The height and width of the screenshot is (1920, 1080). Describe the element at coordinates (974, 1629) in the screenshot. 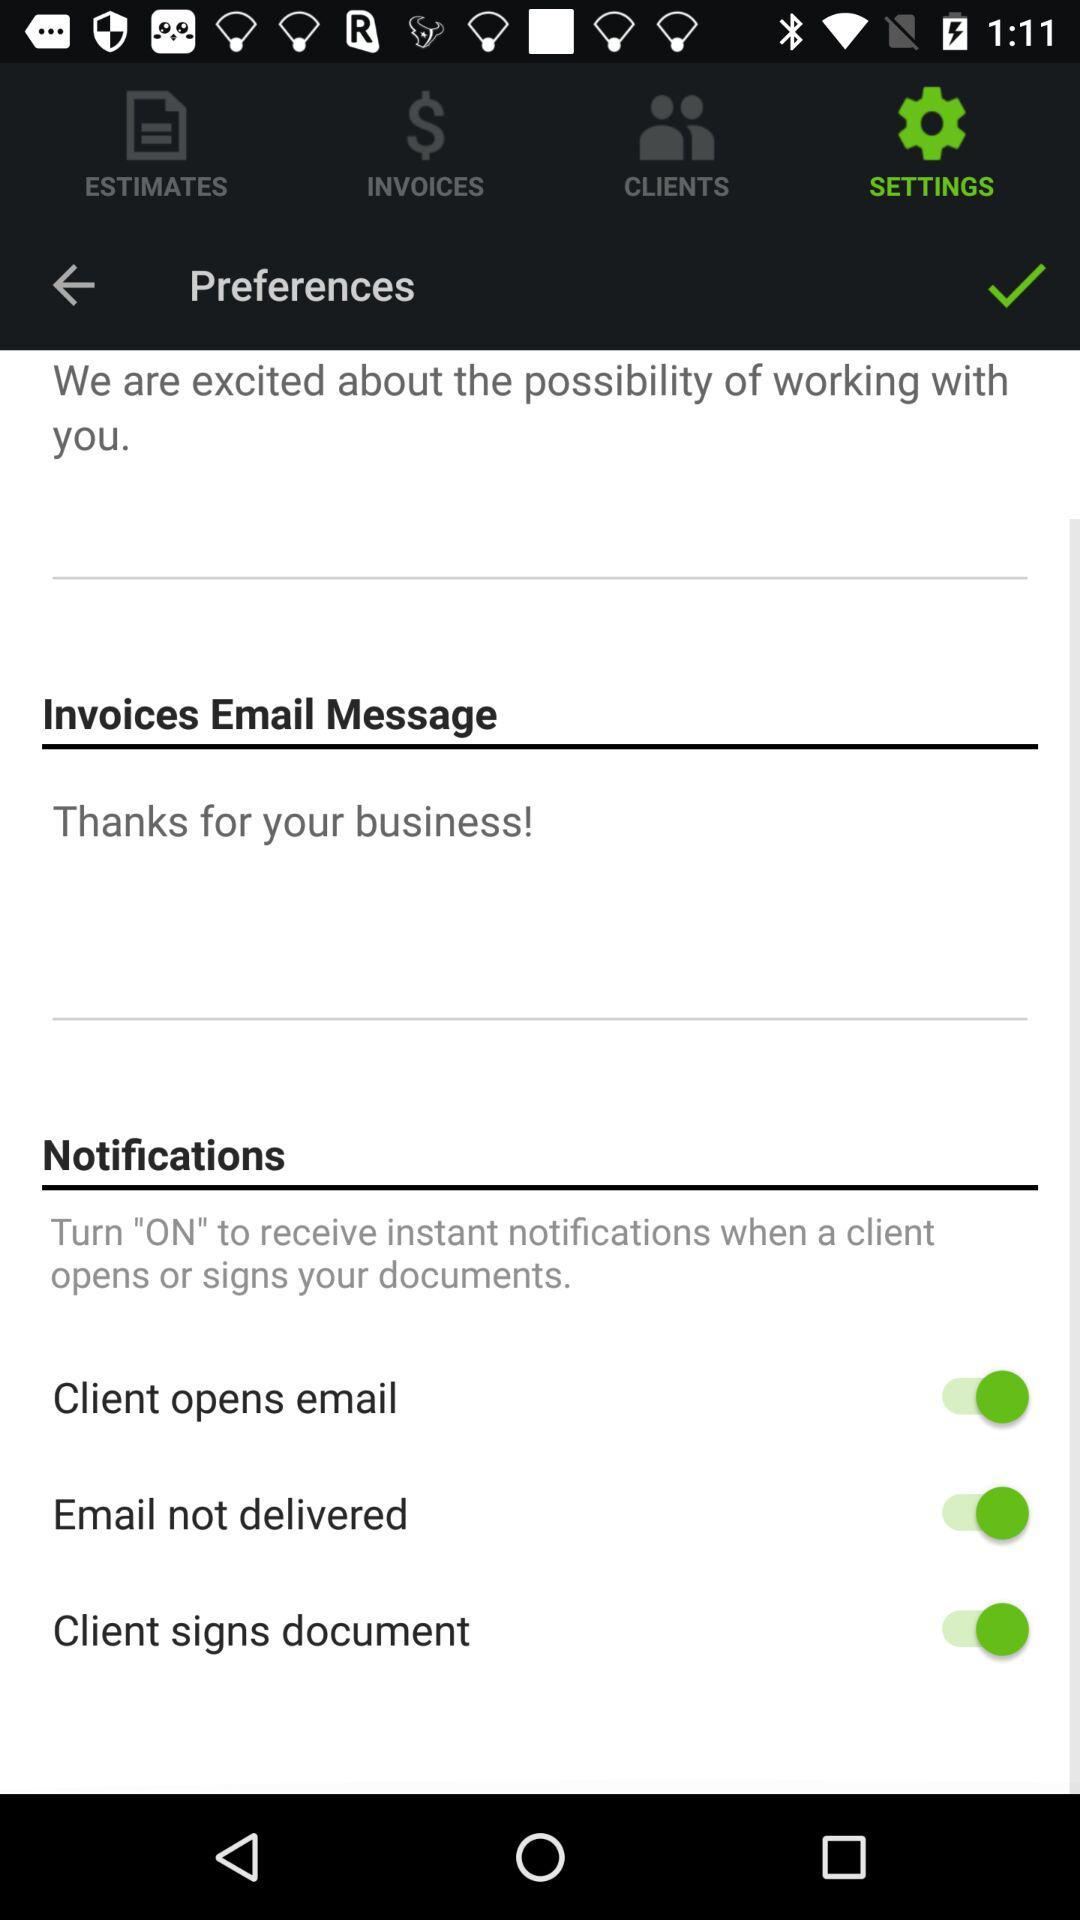

I see `client signs document notification` at that location.